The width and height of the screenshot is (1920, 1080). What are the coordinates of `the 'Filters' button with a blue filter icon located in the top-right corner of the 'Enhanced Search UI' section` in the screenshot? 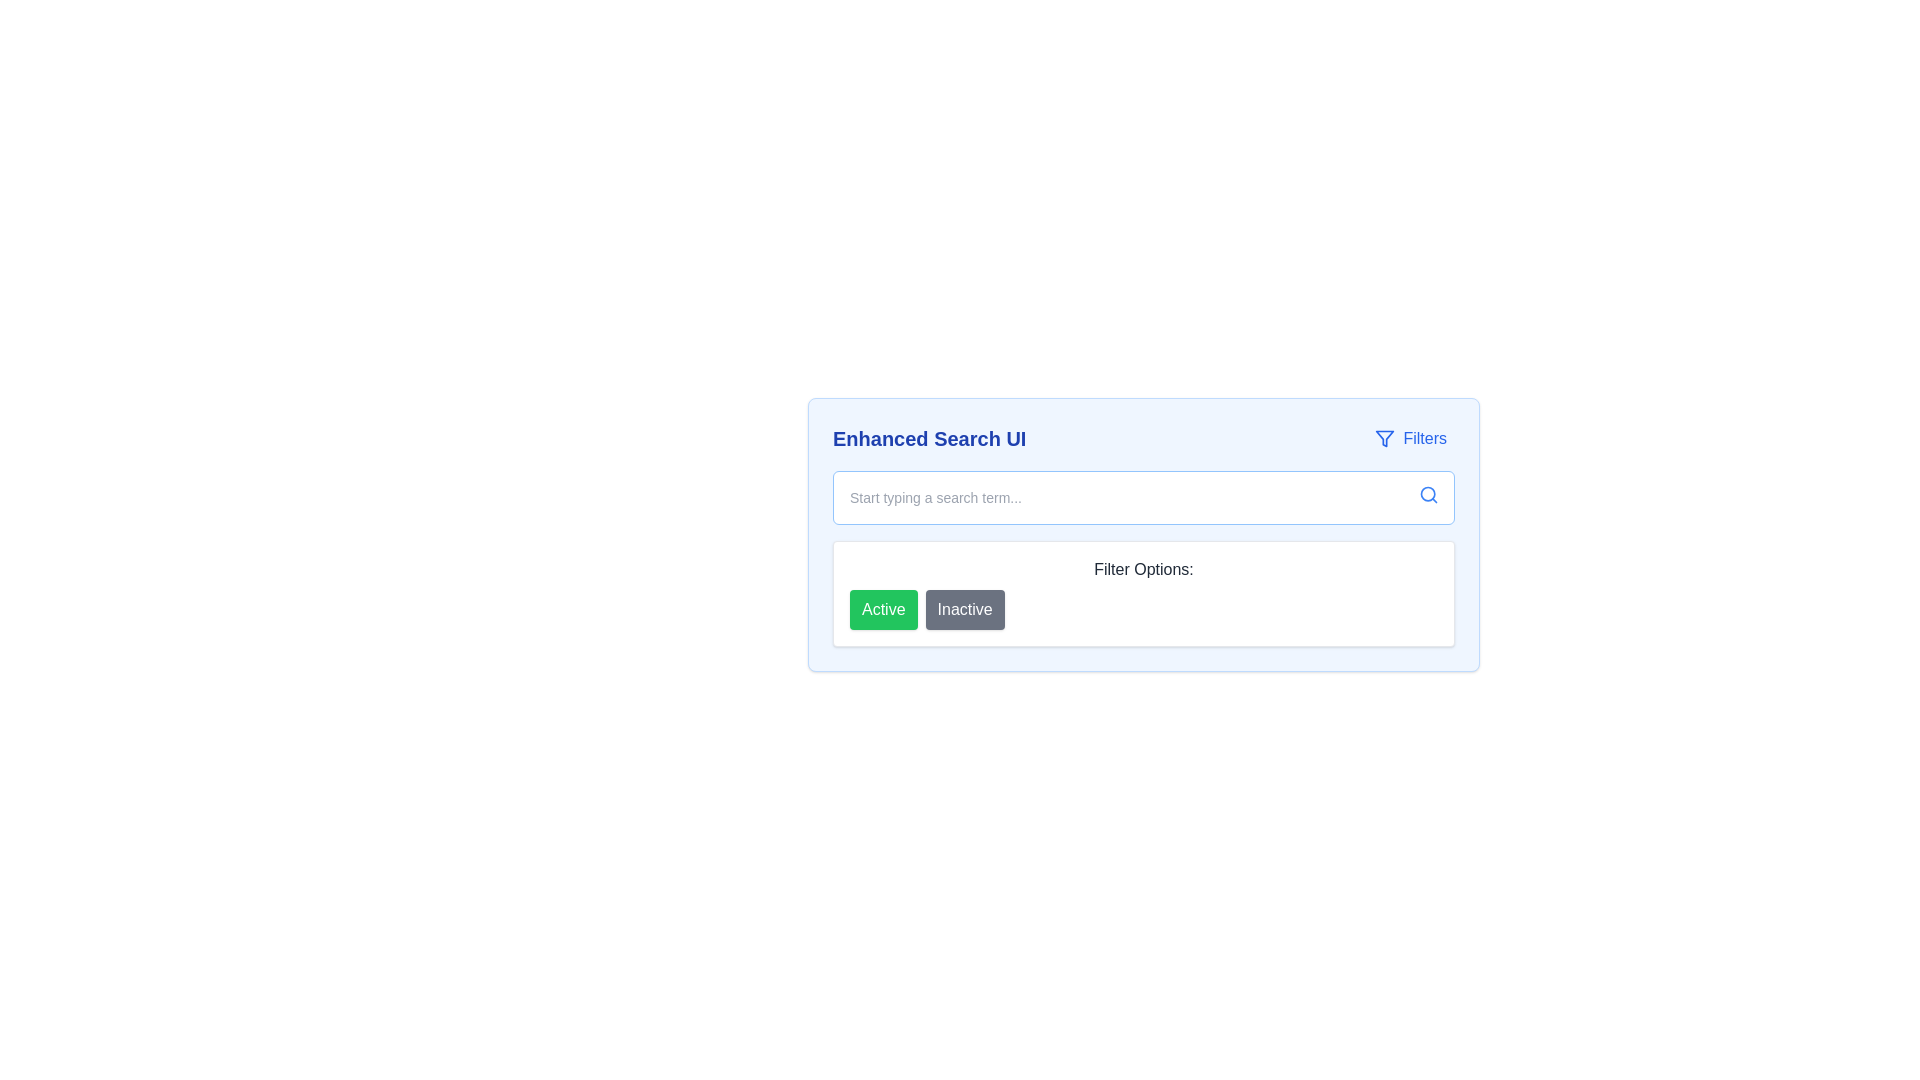 It's located at (1410, 438).